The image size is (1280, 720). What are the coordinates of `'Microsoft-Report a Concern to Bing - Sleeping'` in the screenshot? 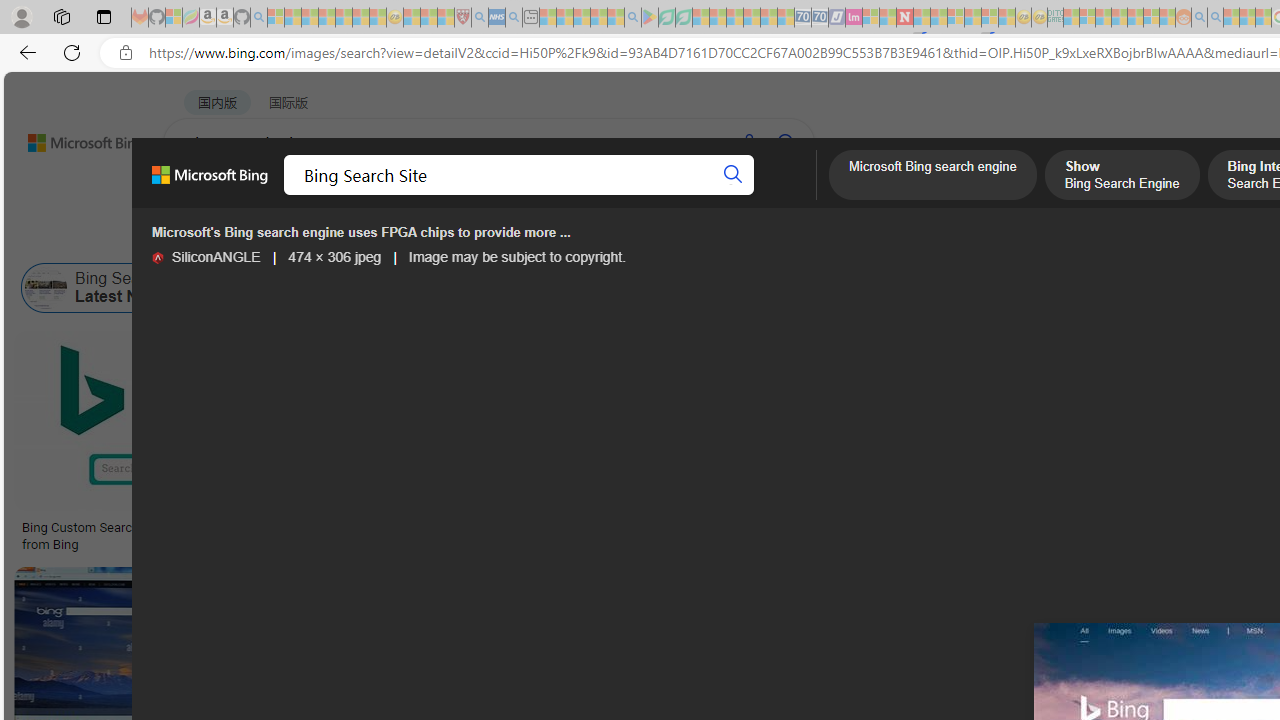 It's located at (174, 17).